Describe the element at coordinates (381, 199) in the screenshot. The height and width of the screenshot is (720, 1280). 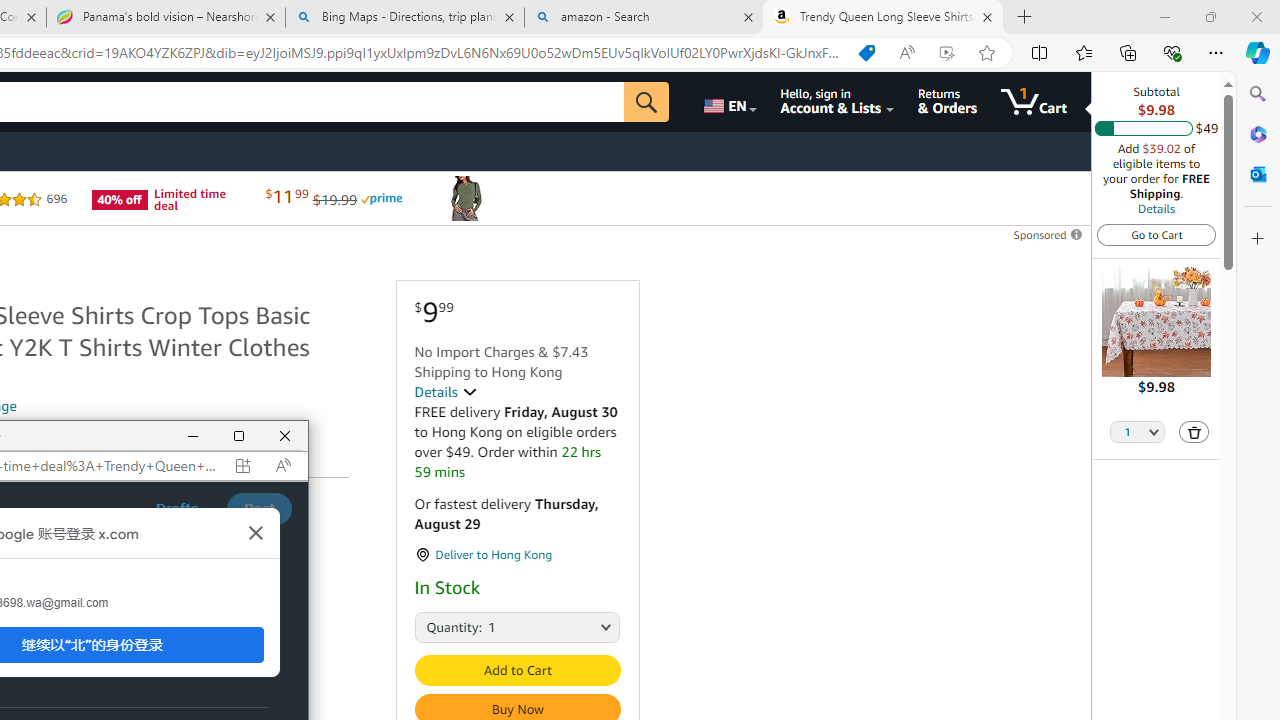
I see `'Prime'` at that location.